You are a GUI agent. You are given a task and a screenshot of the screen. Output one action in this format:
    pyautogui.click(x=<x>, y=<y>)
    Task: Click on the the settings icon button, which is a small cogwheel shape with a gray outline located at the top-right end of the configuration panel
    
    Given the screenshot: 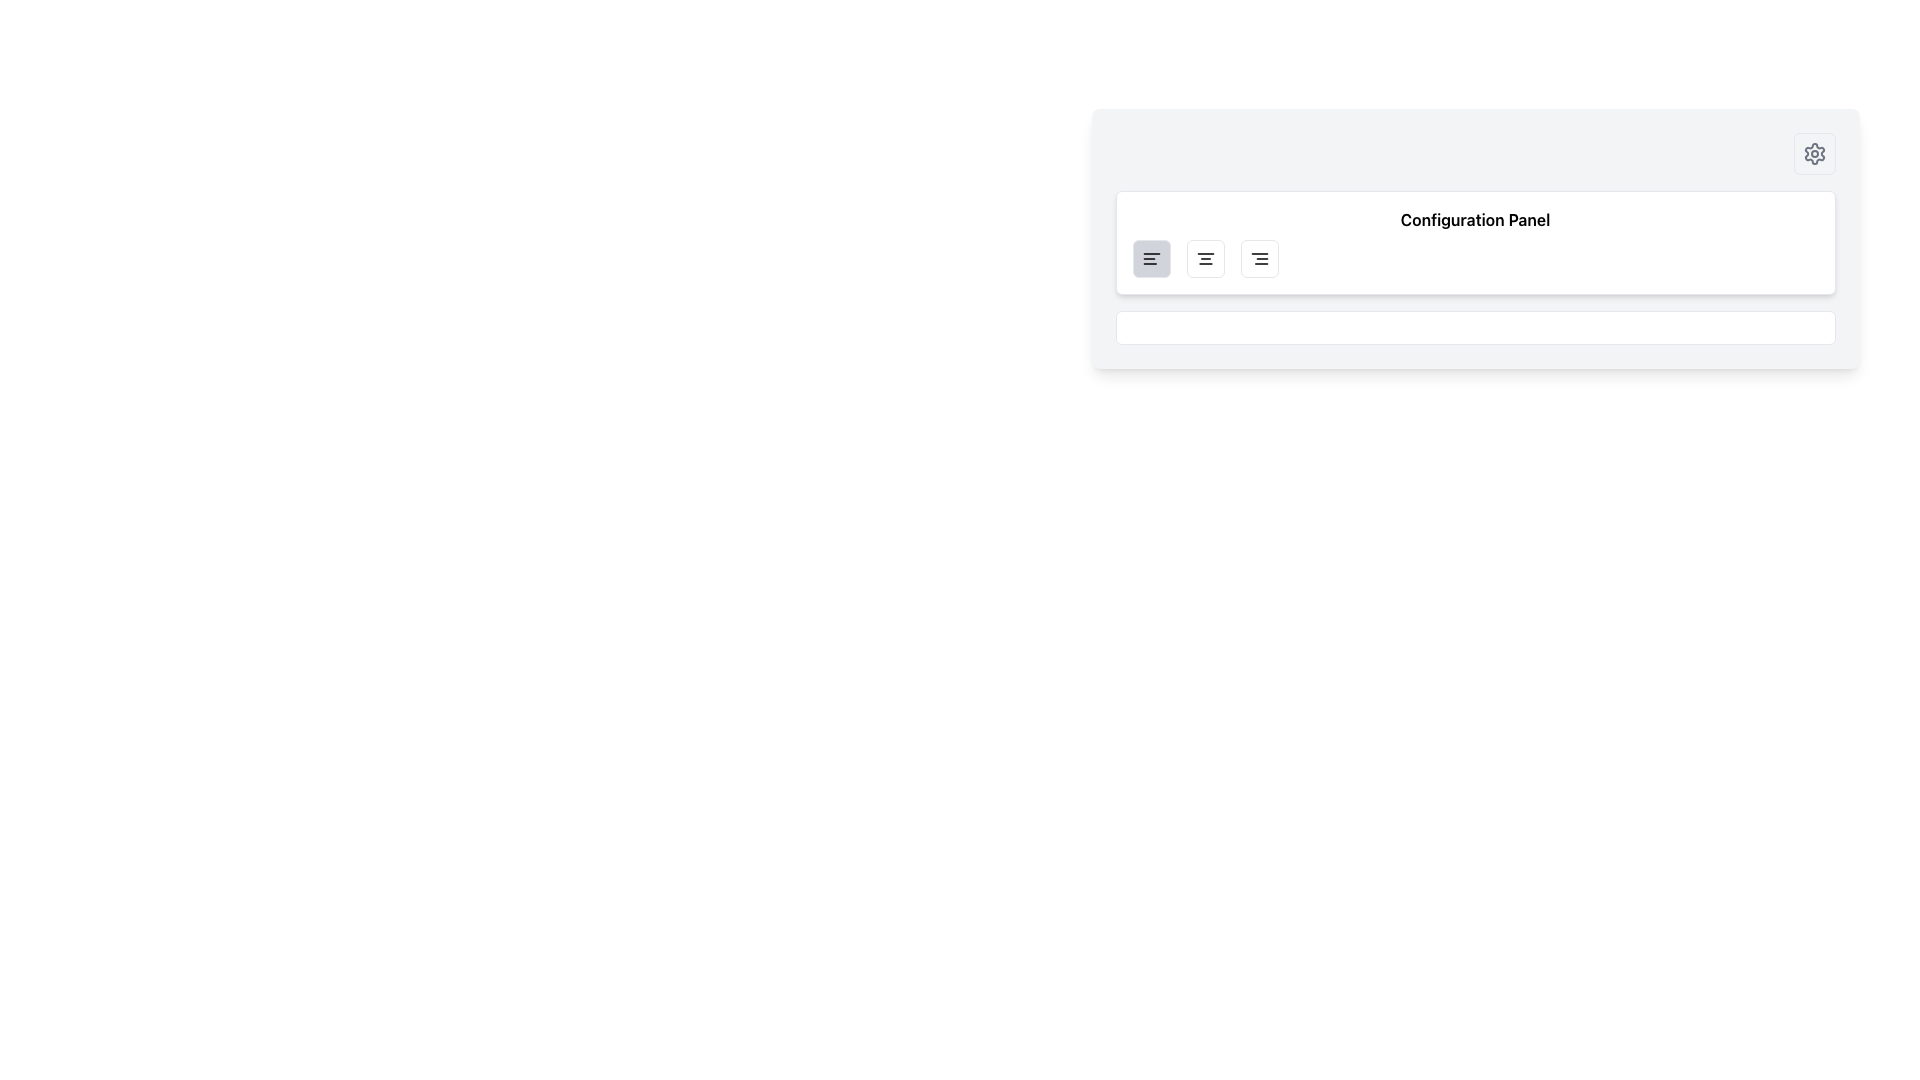 What is the action you would take?
    pyautogui.click(x=1814, y=153)
    